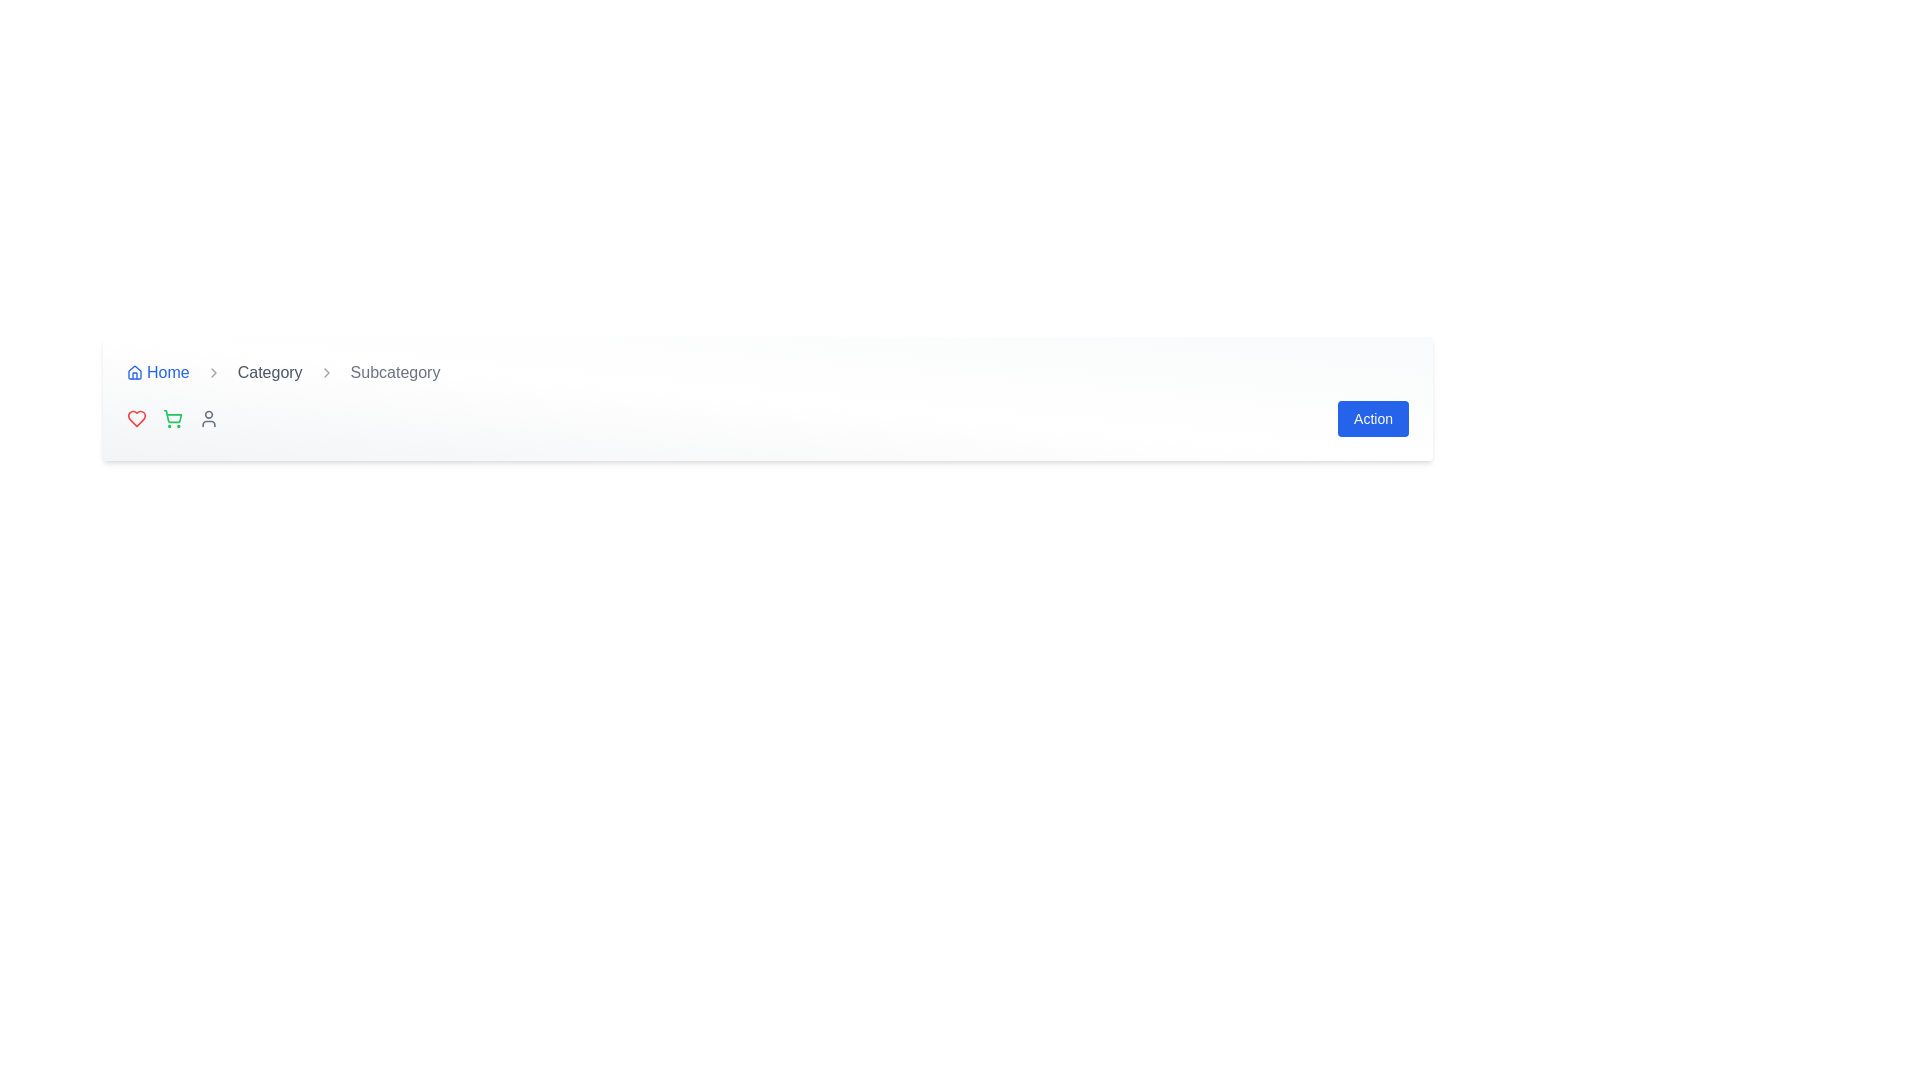  Describe the element at coordinates (1371, 418) in the screenshot. I see `the blue rectangular button with the label 'Action'` at that location.